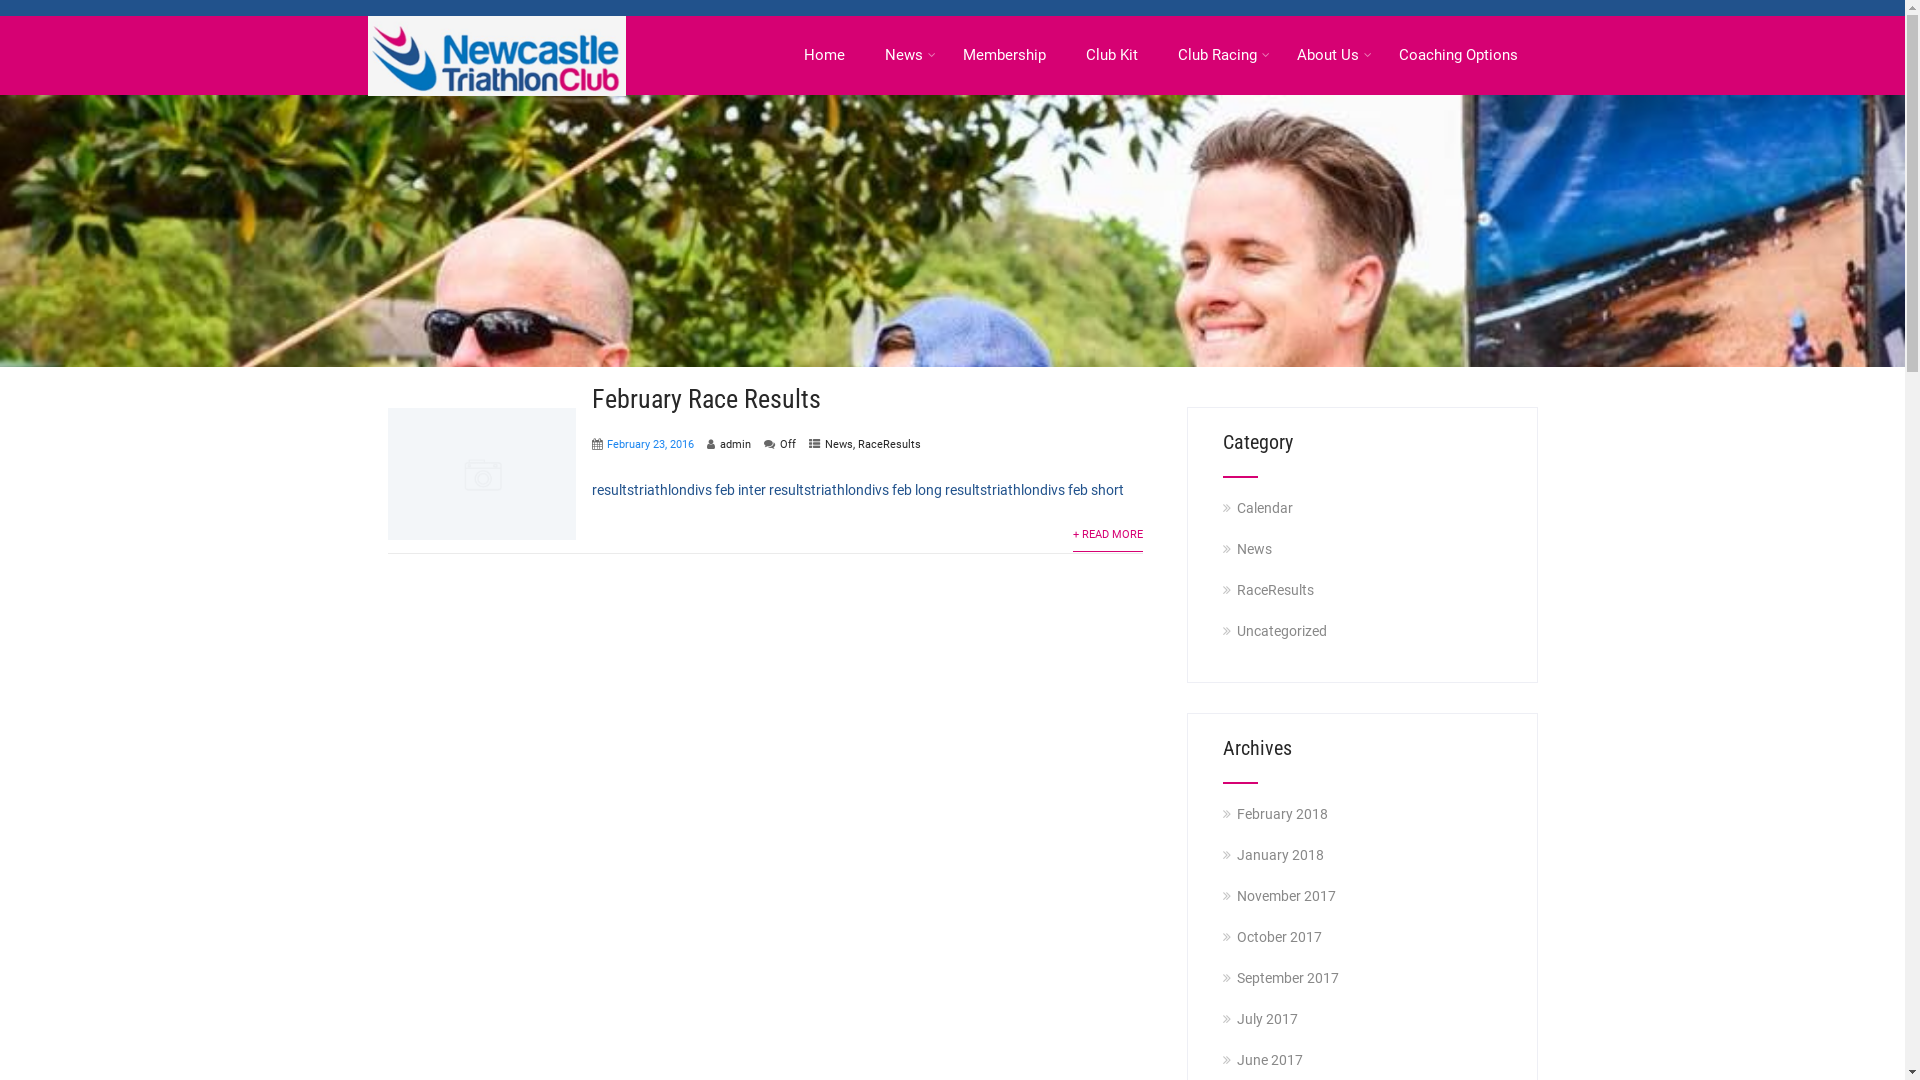  I want to click on 'October 2017', so click(1278, 937).